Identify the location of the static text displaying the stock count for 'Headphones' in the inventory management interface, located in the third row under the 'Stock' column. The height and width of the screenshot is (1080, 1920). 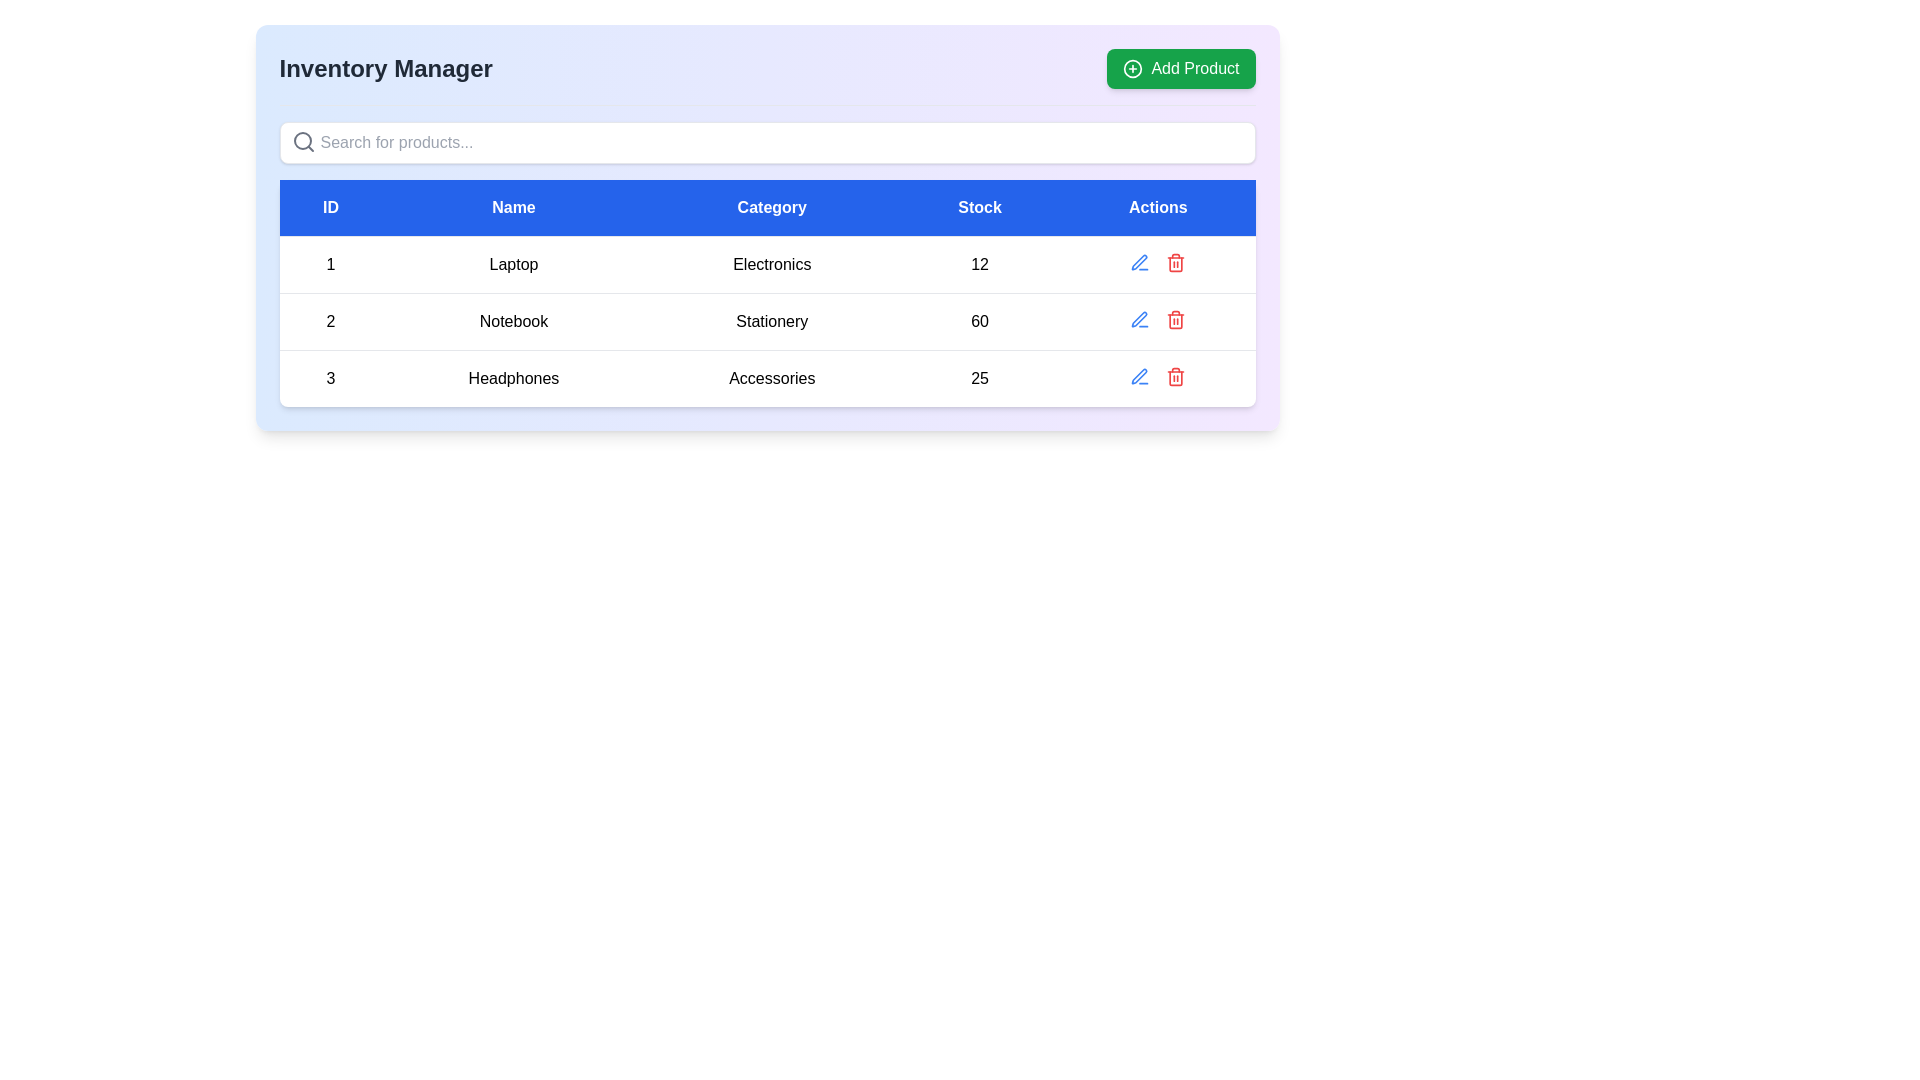
(979, 378).